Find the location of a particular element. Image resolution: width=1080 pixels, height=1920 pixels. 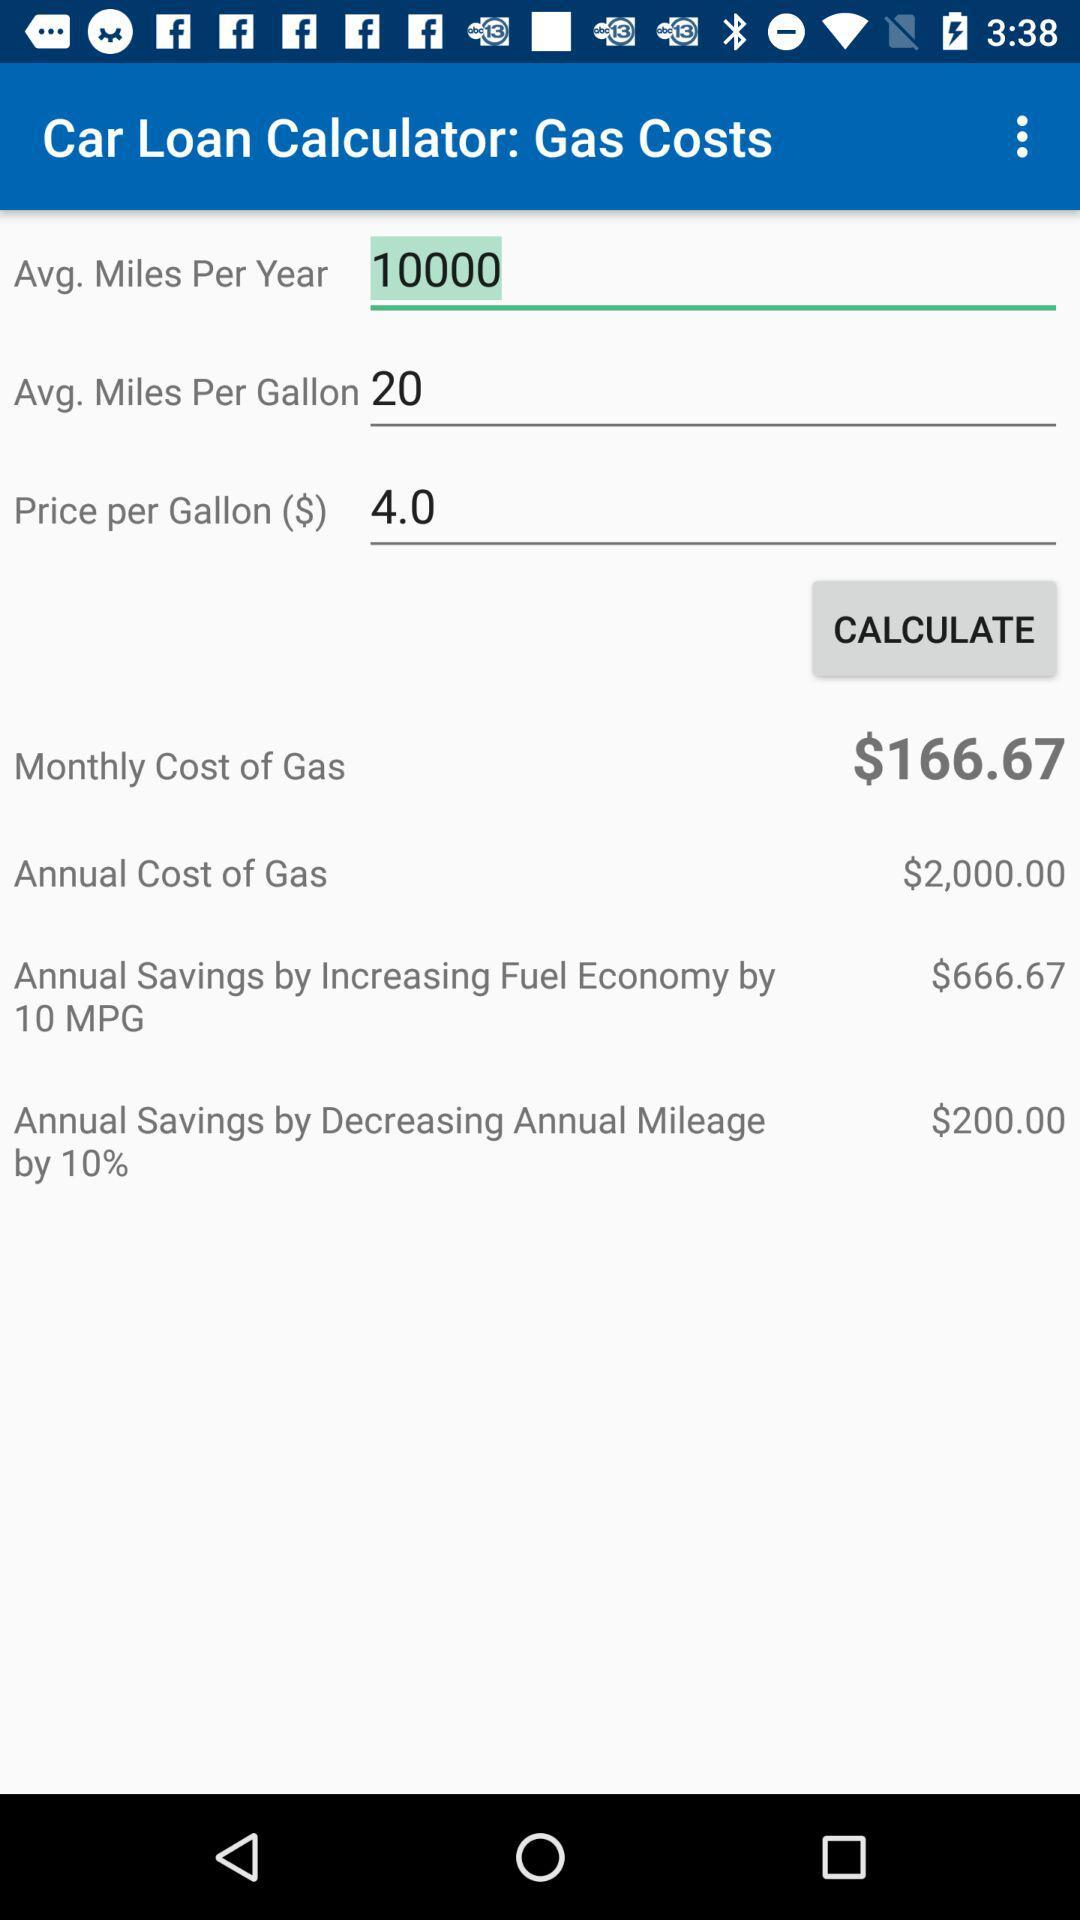

item above 10000 is located at coordinates (1027, 135).